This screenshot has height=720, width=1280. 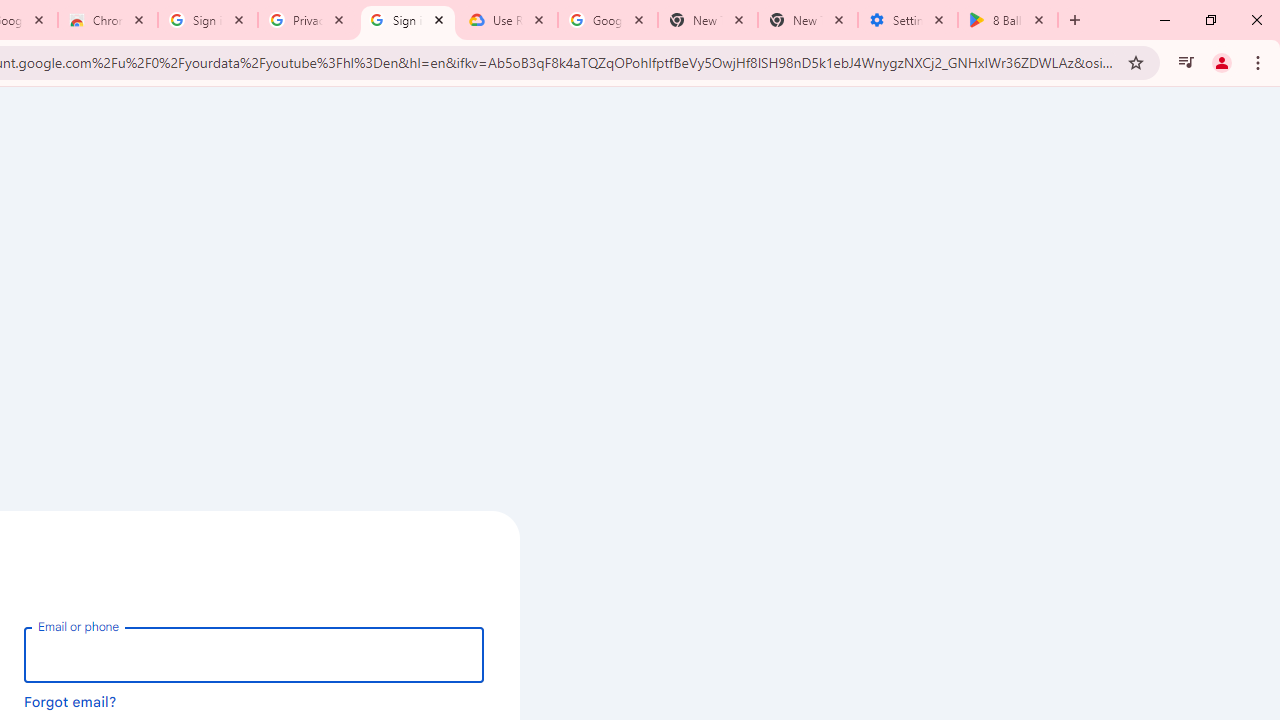 I want to click on 'Sign in - Google Accounts', so click(x=208, y=20).